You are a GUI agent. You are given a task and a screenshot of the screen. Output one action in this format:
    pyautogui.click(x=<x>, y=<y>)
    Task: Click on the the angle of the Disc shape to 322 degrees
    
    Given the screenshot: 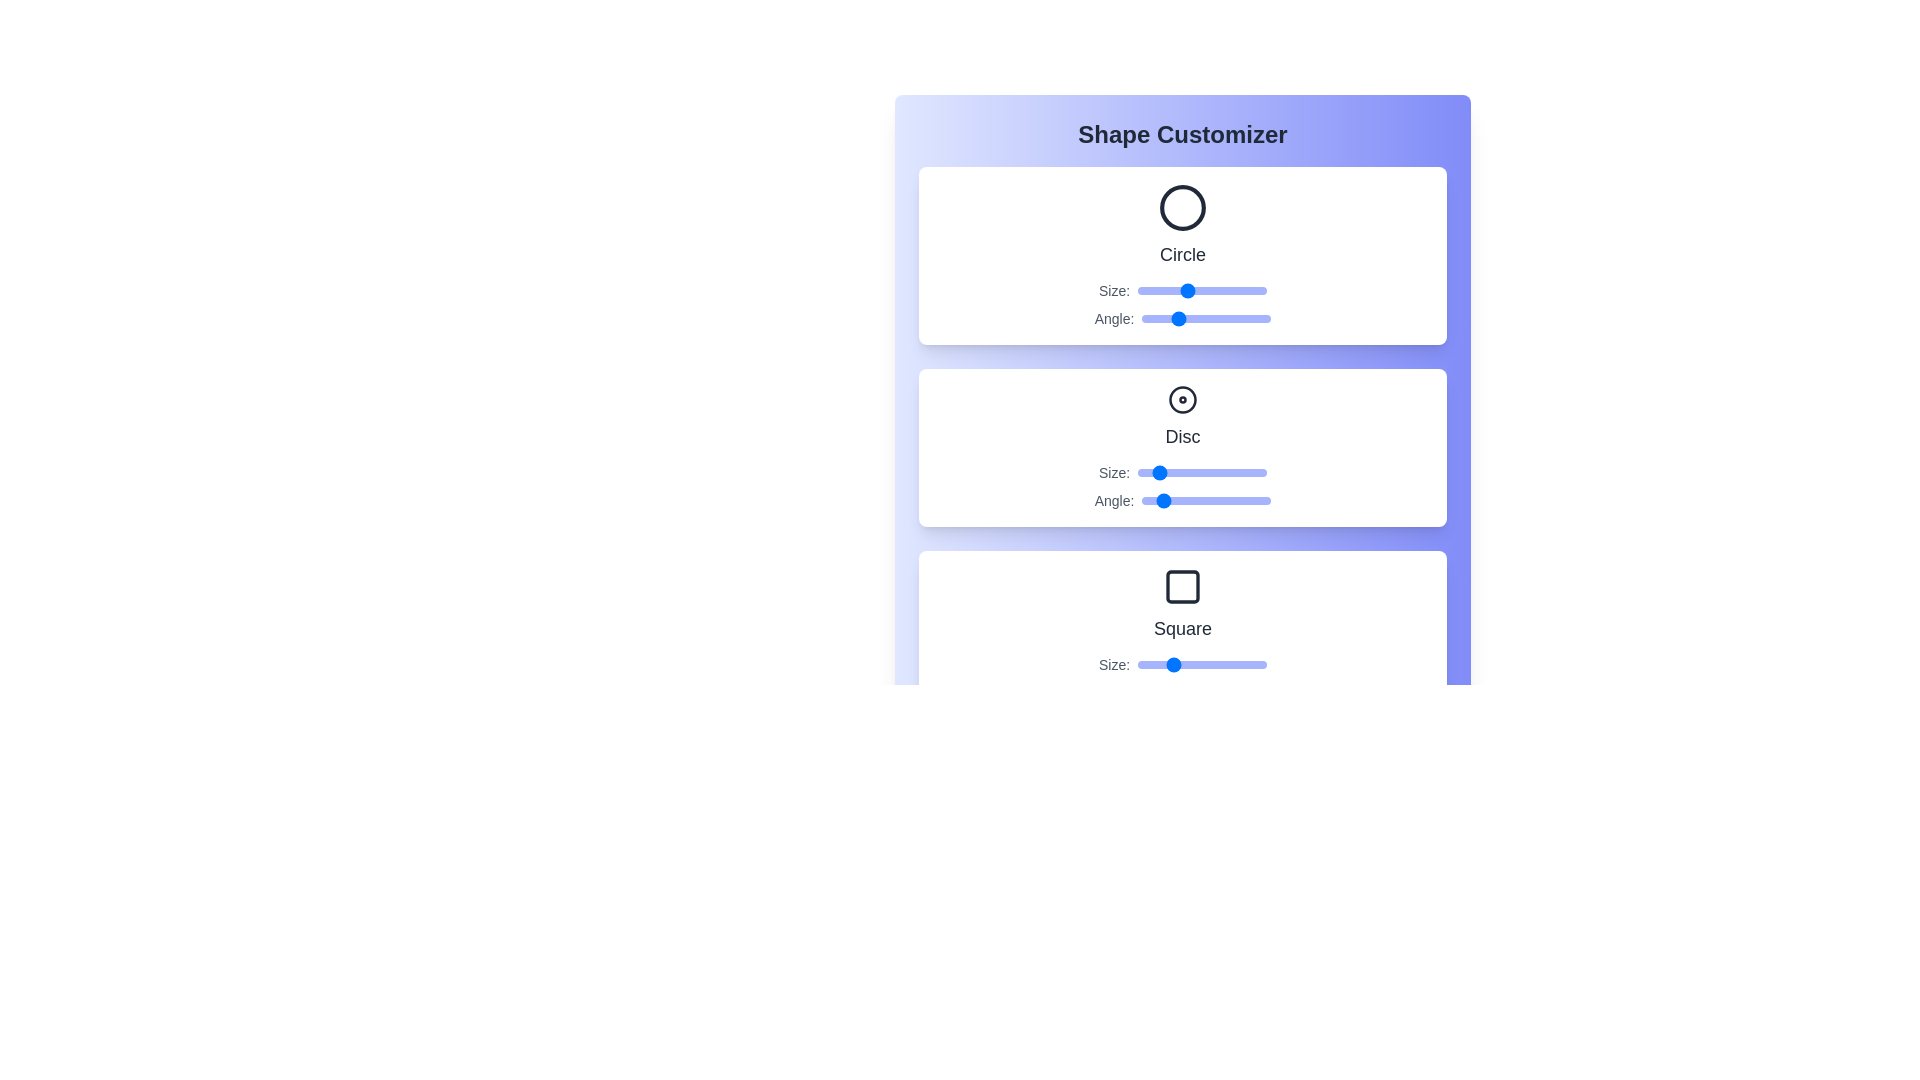 What is the action you would take?
    pyautogui.click(x=1256, y=500)
    